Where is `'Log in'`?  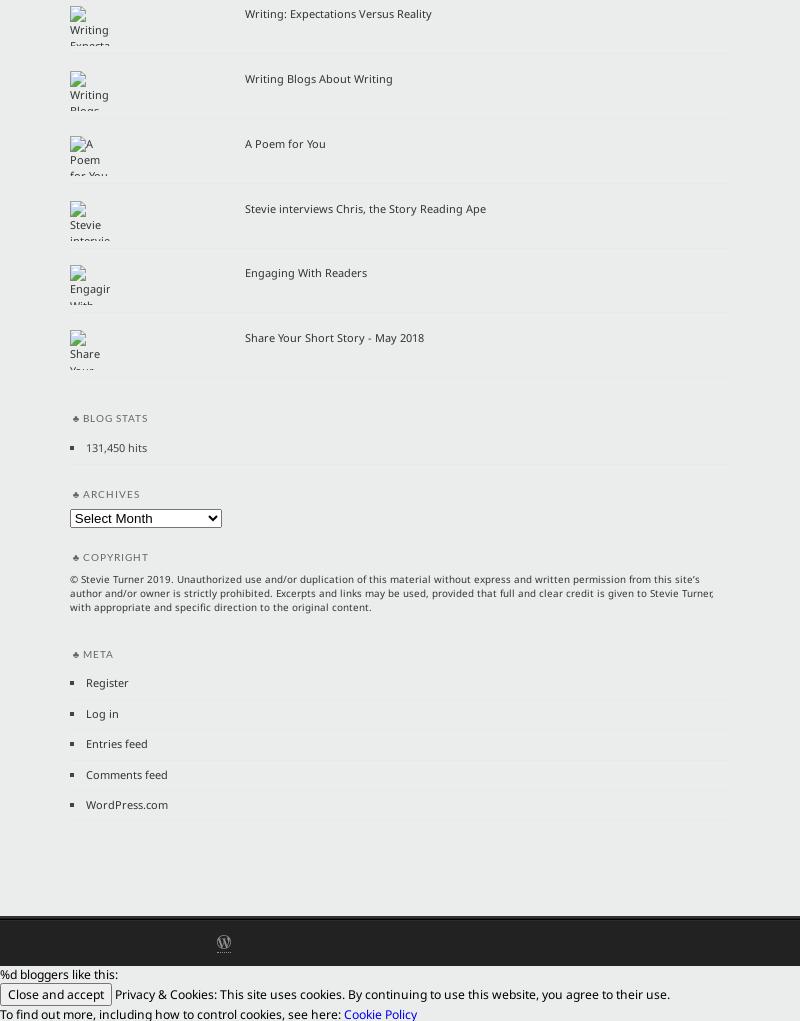 'Log in' is located at coordinates (100, 711).